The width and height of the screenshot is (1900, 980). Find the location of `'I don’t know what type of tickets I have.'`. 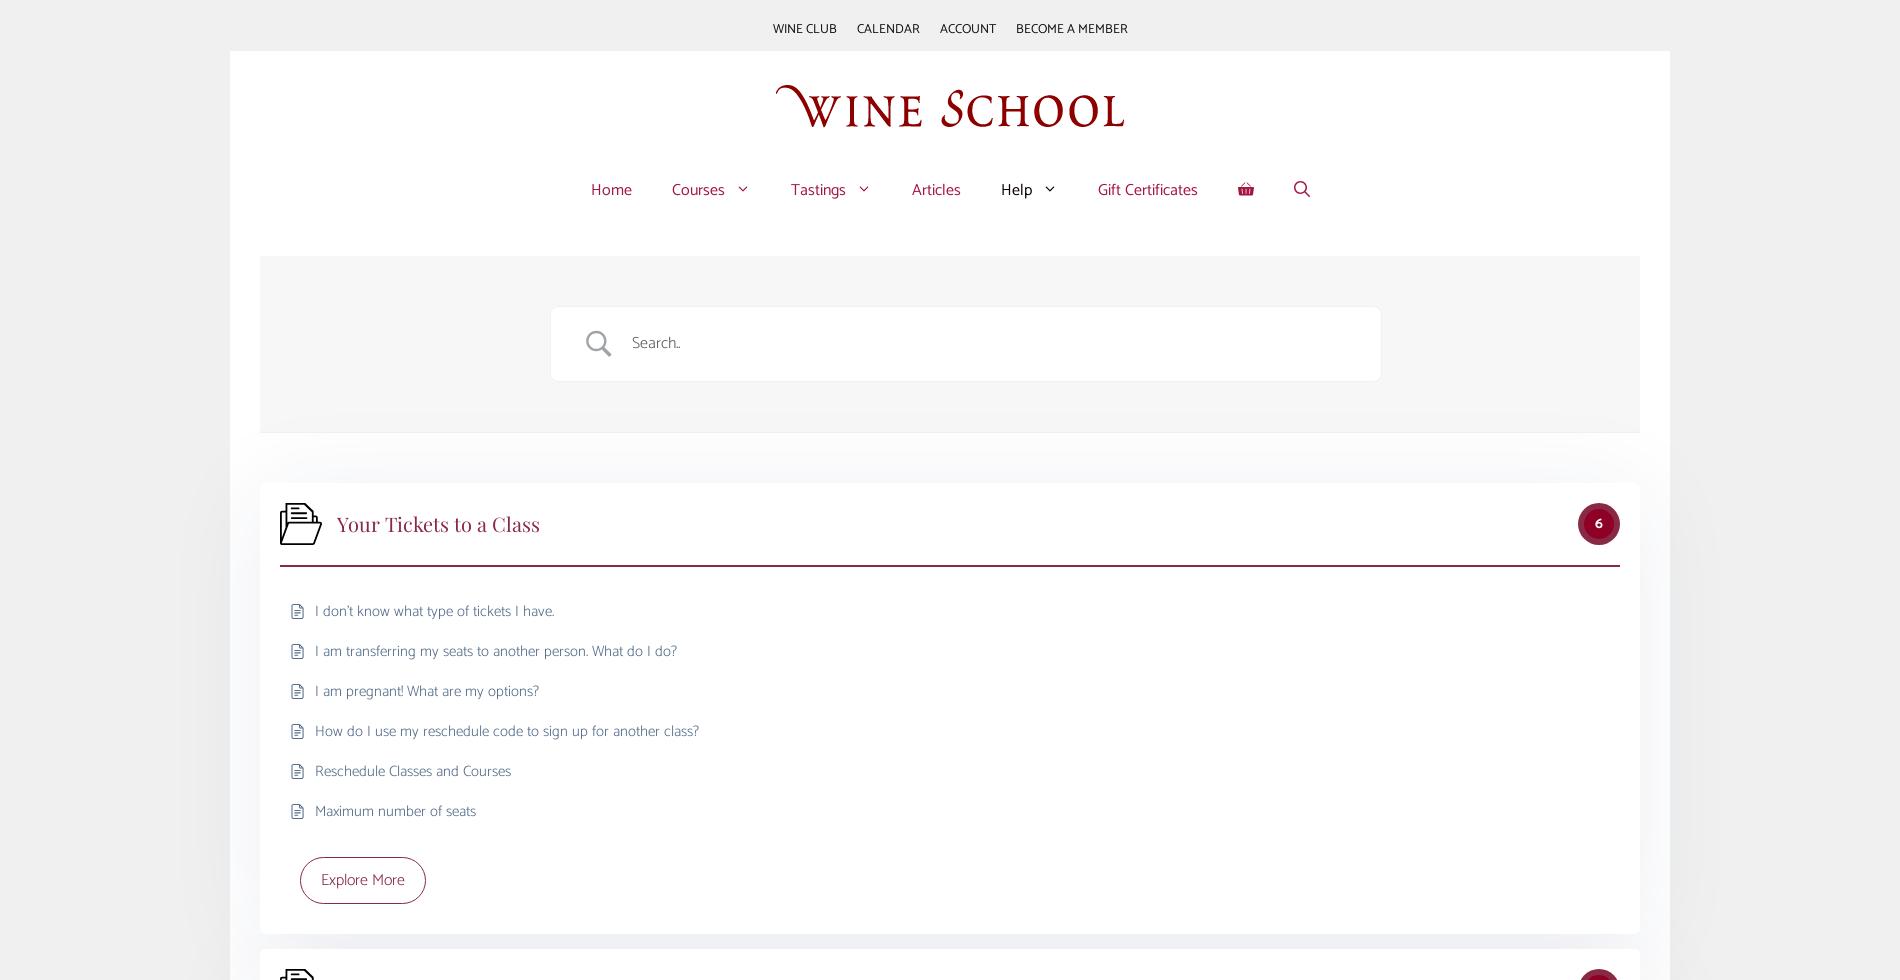

'I don’t know what type of tickets I have.' is located at coordinates (433, 610).